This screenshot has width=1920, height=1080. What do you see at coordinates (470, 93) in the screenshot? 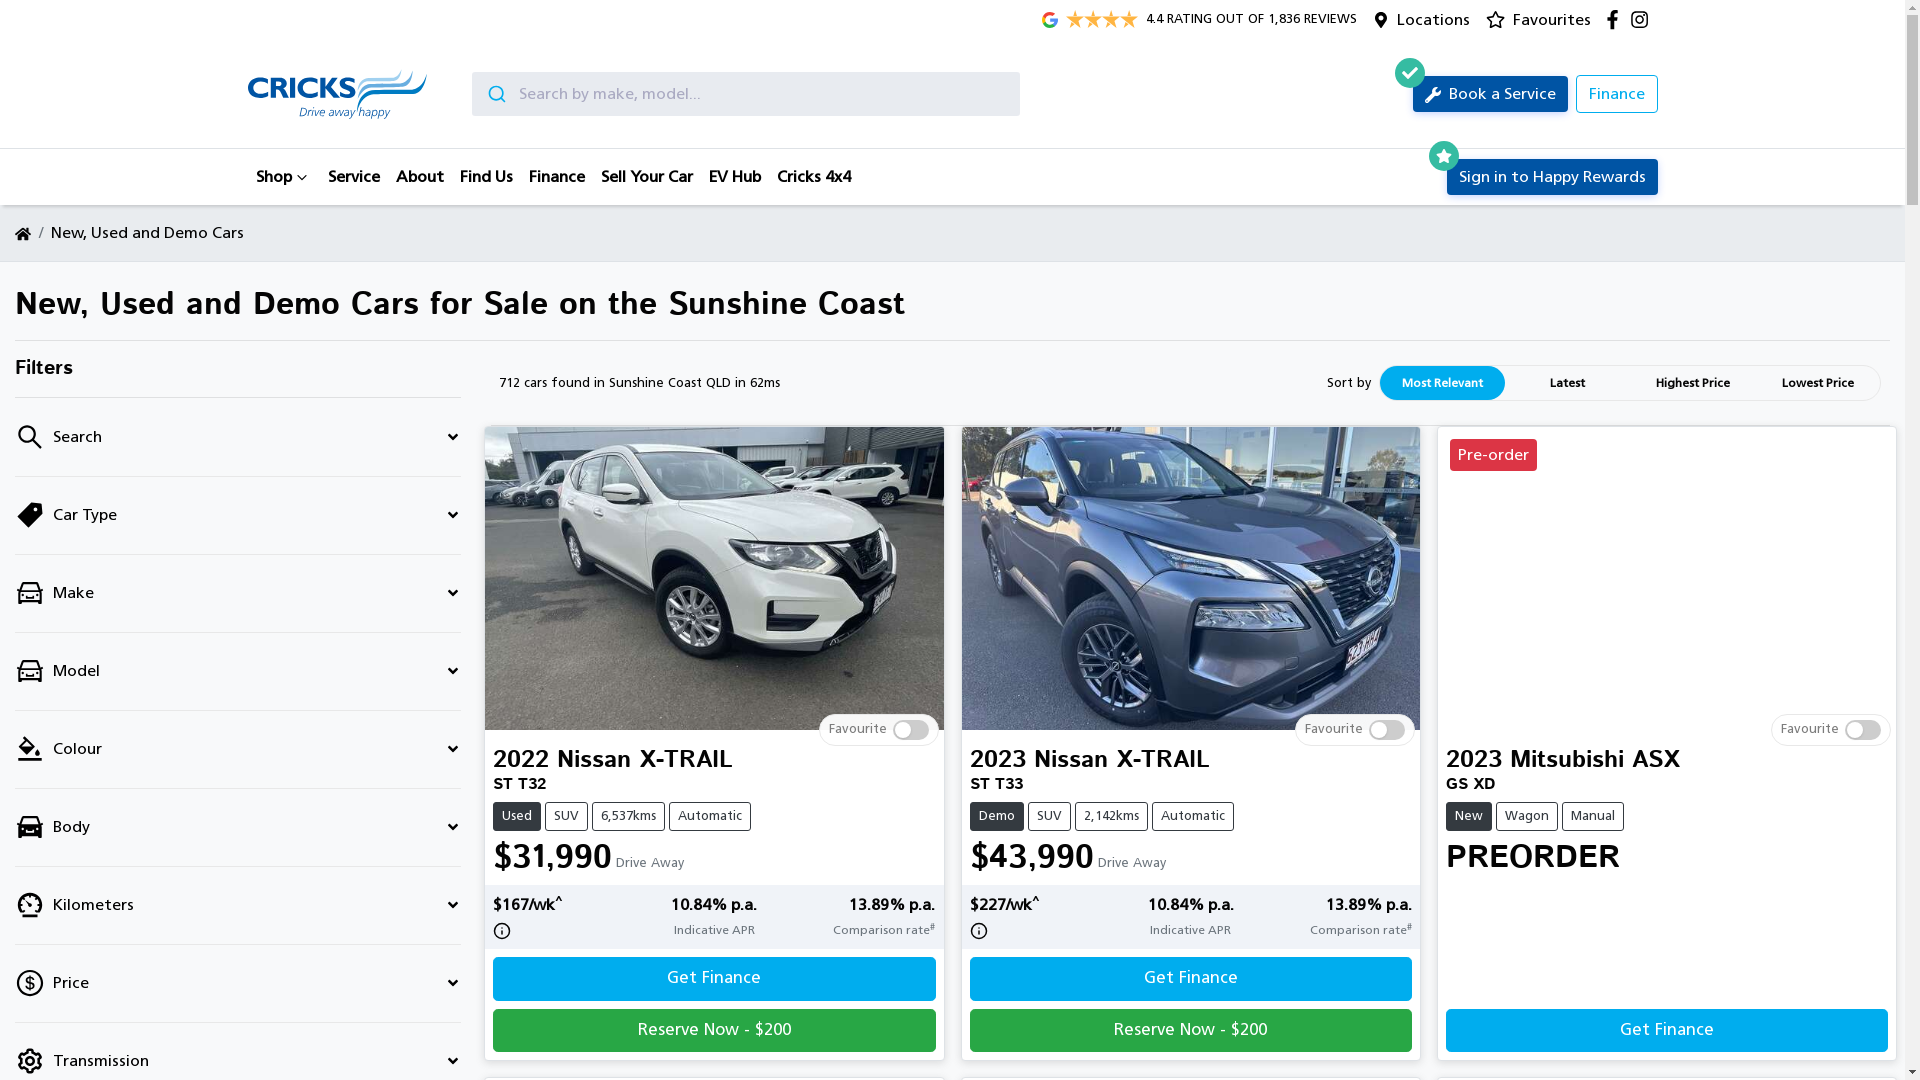
I see `'Submit'` at bounding box center [470, 93].